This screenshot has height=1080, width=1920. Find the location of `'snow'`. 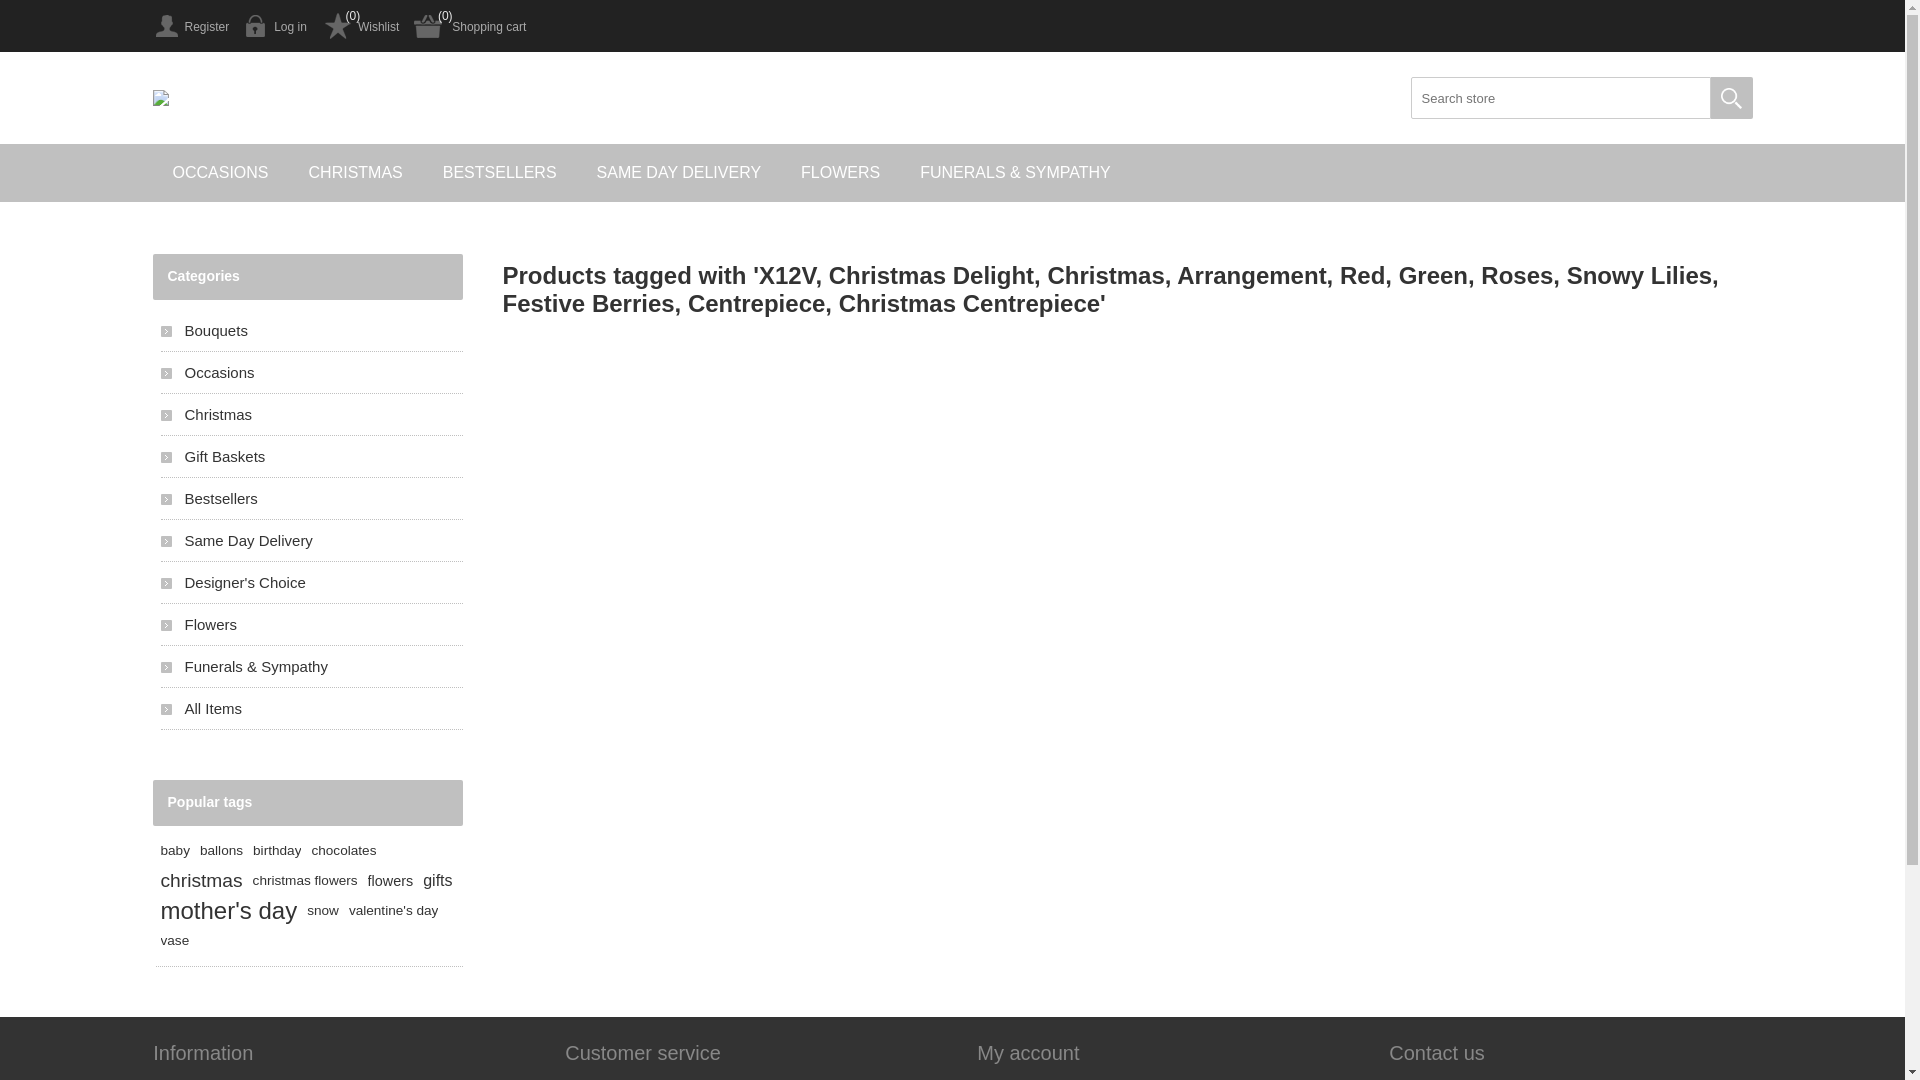

'snow' is located at coordinates (322, 910).